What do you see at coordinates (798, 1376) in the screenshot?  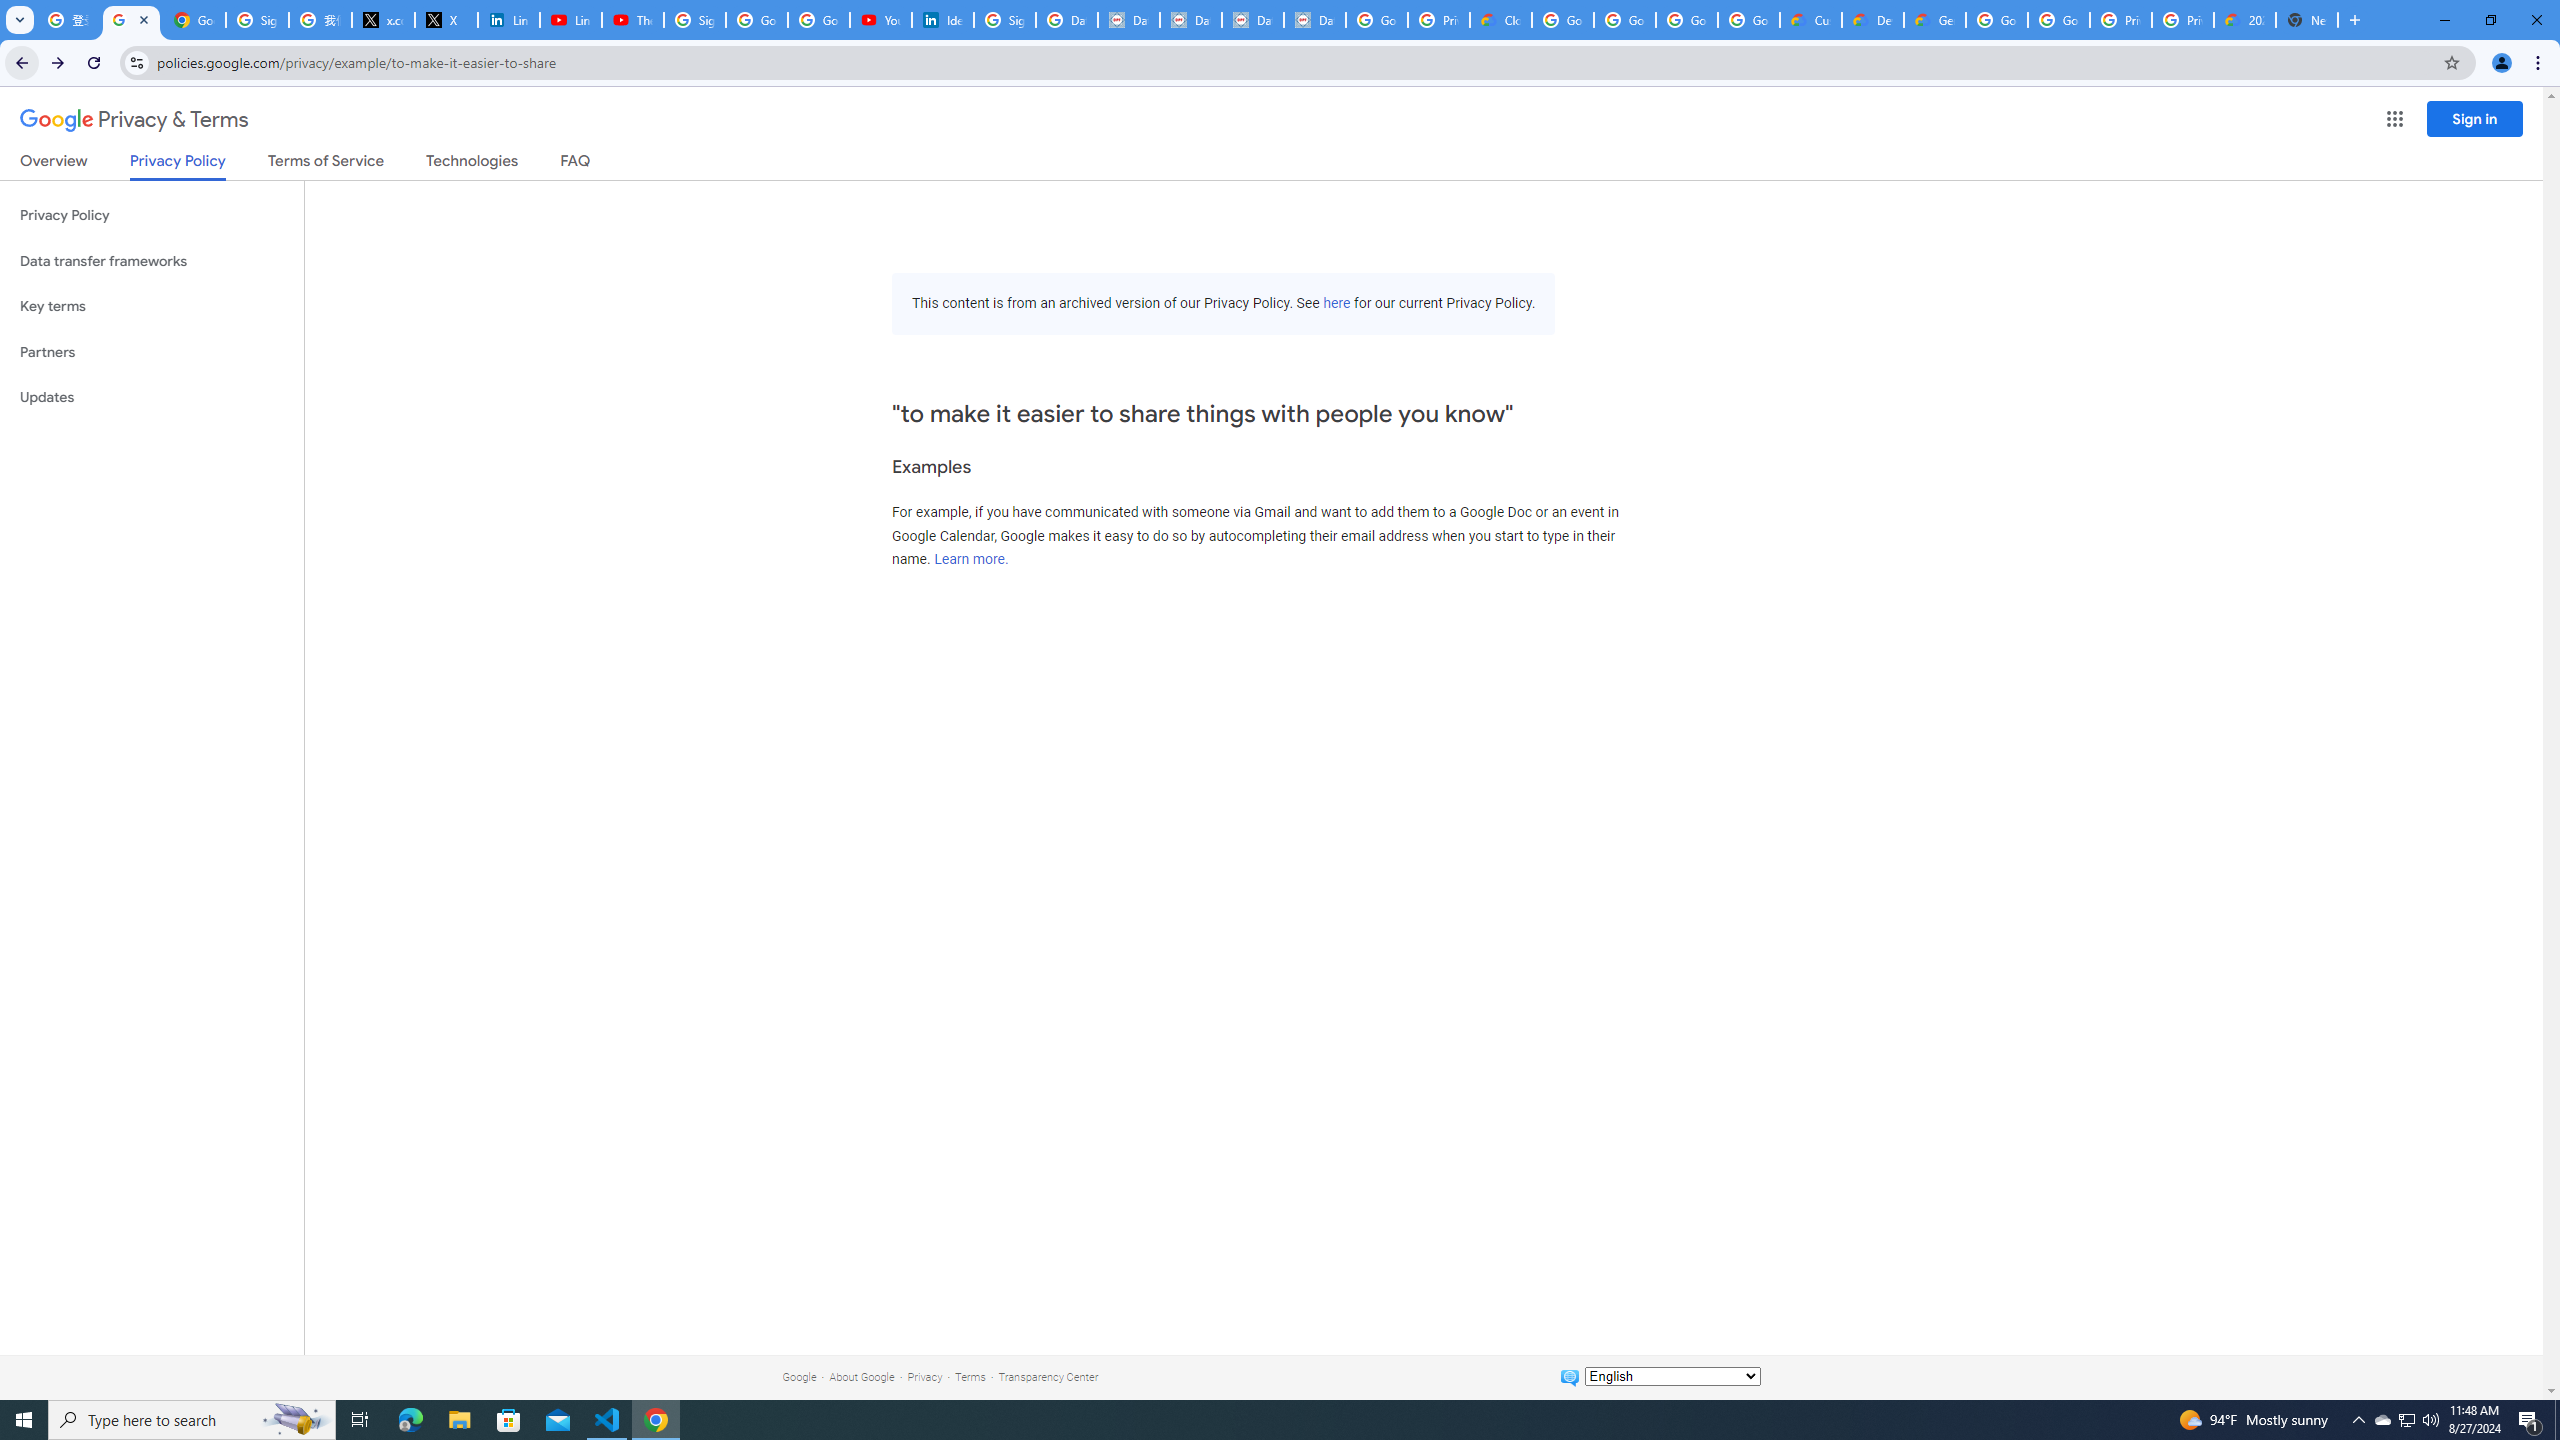 I see `'Google'` at bounding box center [798, 1376].